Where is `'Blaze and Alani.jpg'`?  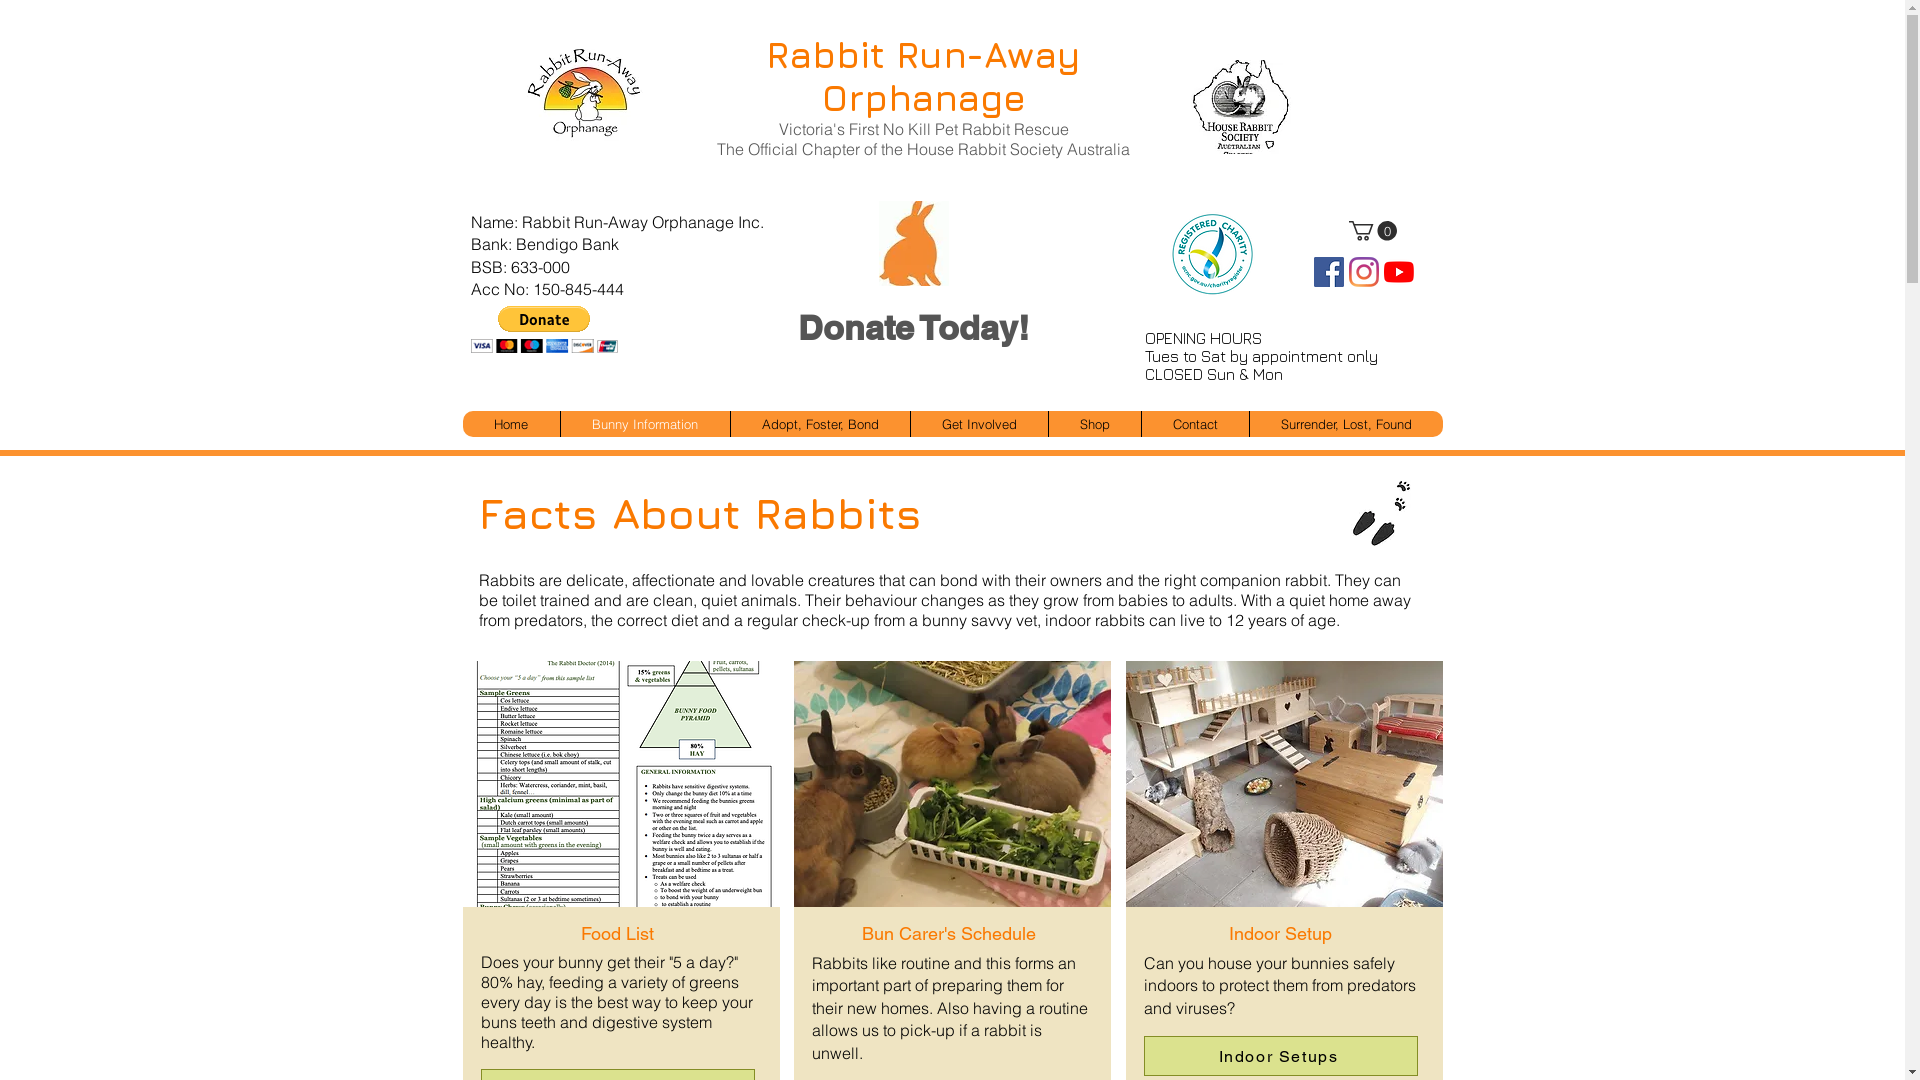
'Blaze and Alani.jpg' is located at coordinates (950, 774).